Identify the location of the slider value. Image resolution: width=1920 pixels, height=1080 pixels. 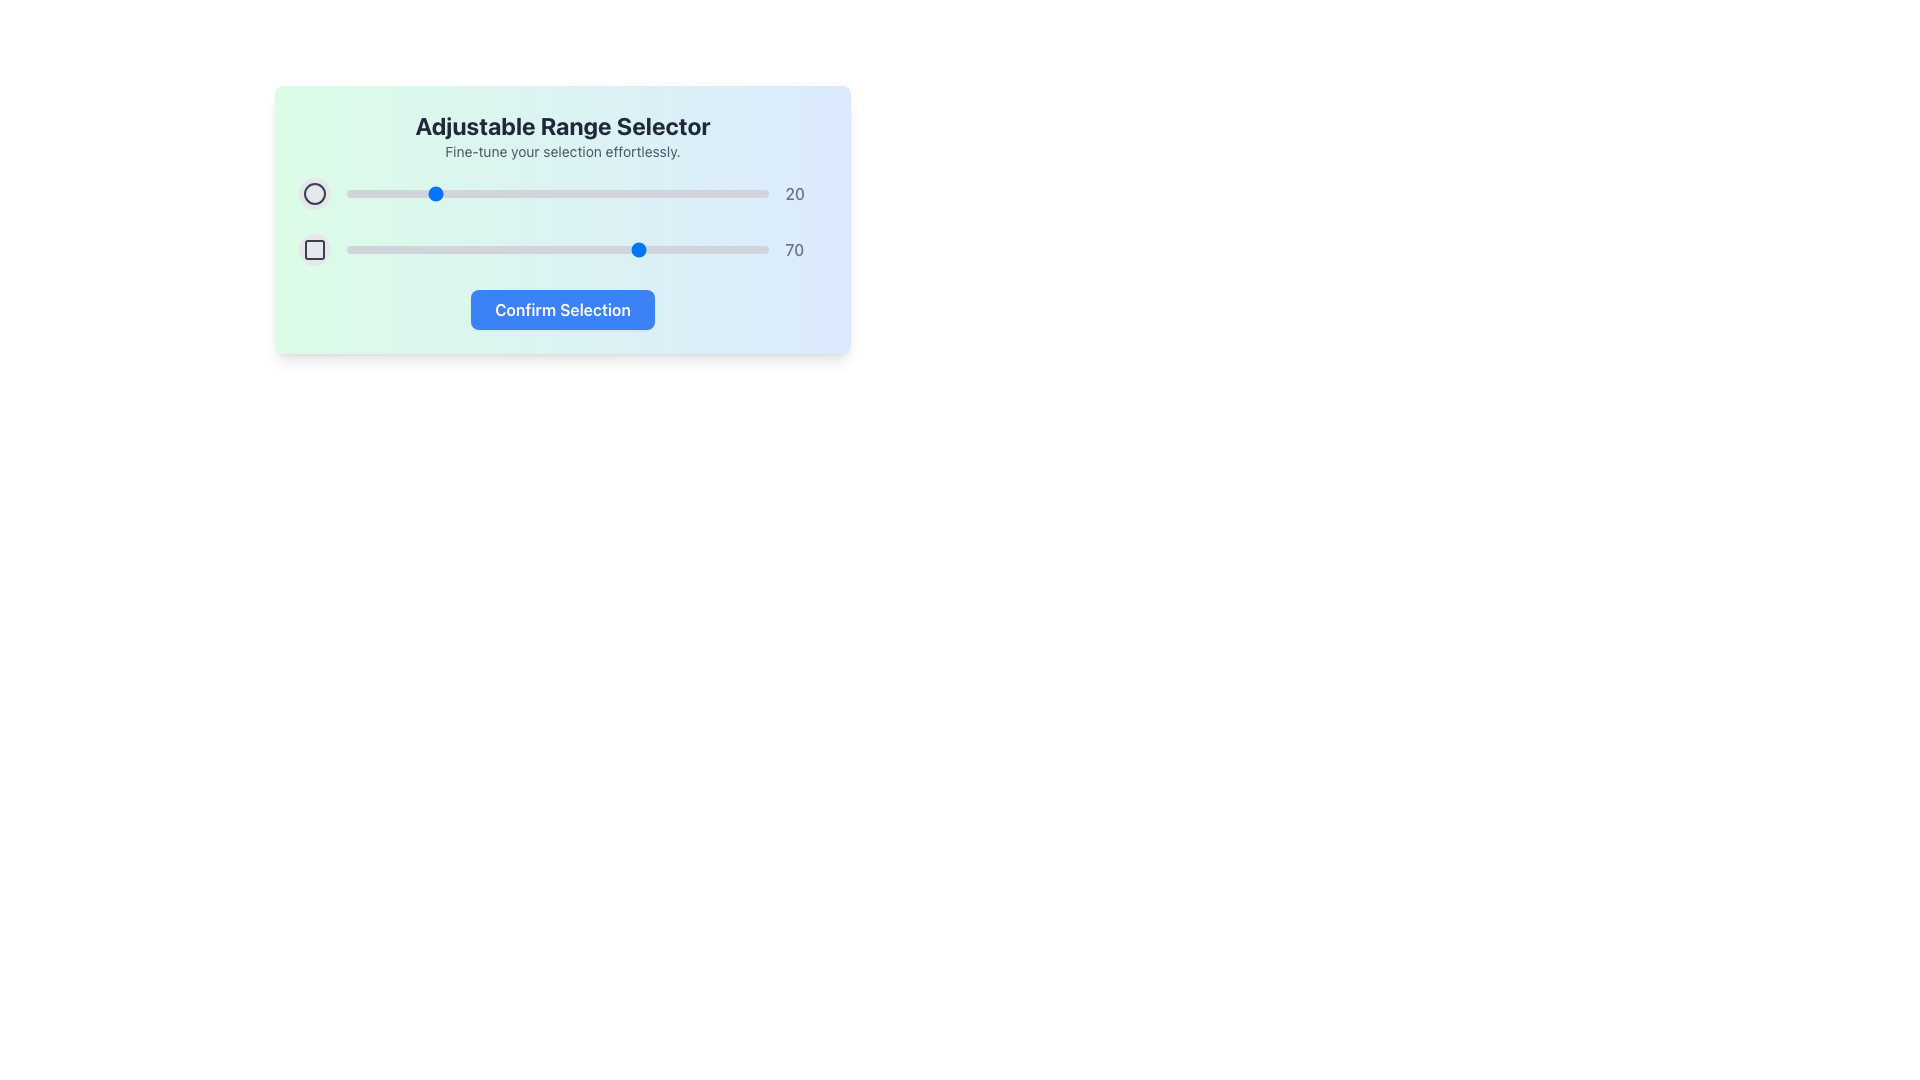
(355, 249).